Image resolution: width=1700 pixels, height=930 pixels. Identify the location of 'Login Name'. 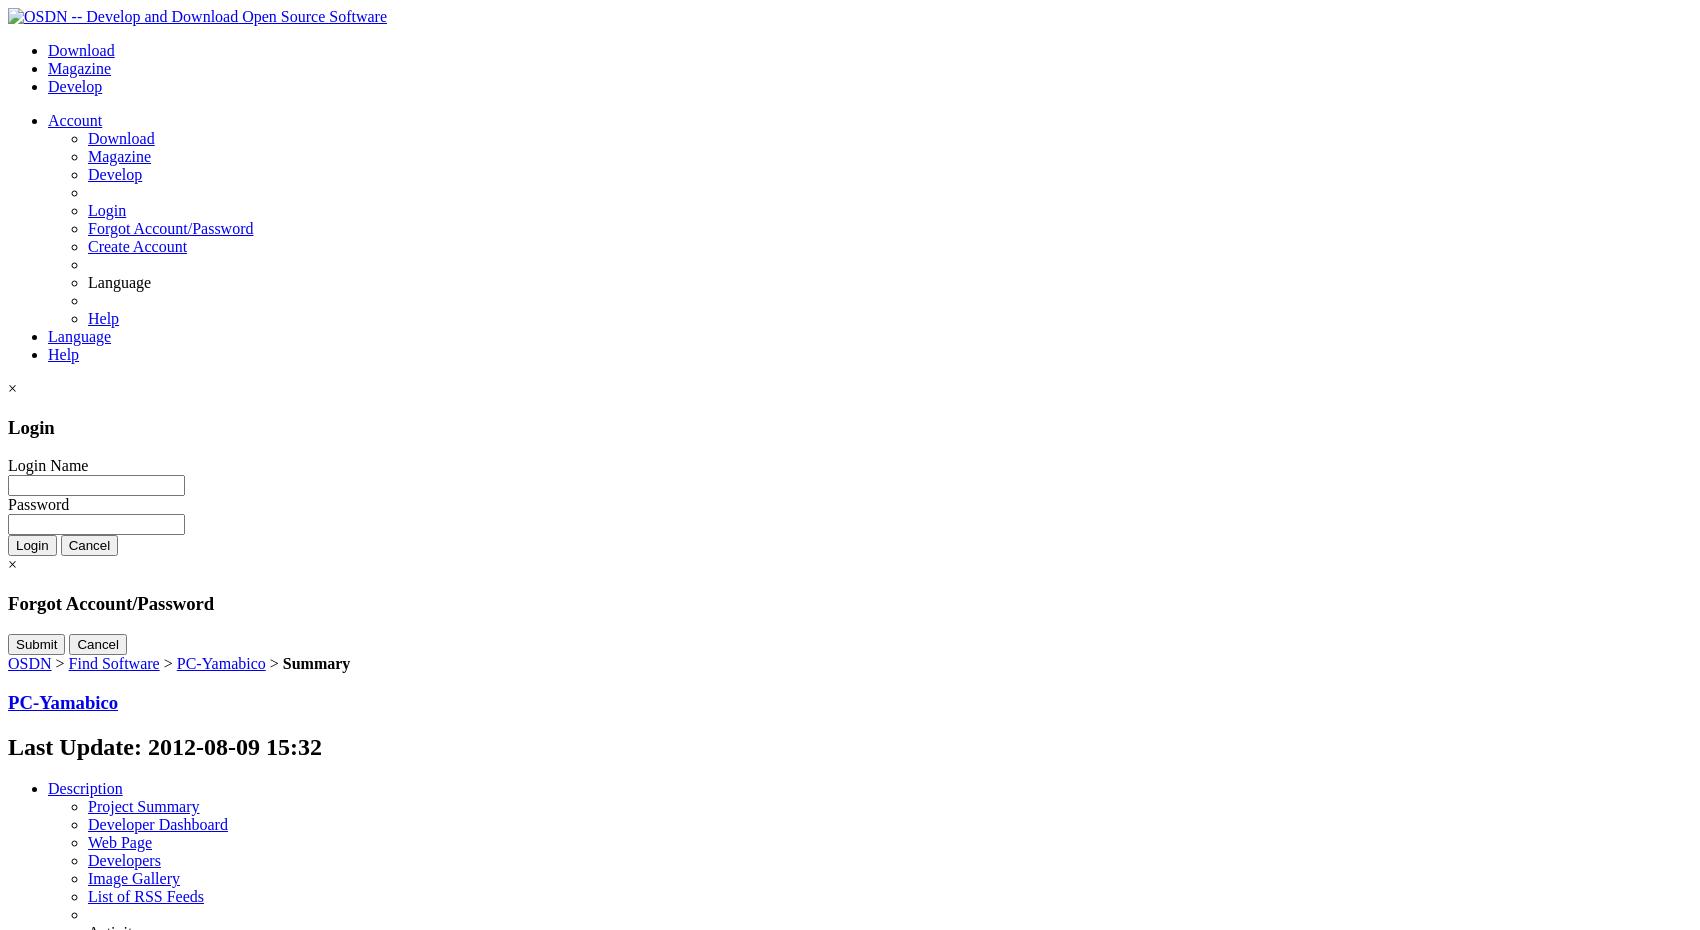
(47, 465).